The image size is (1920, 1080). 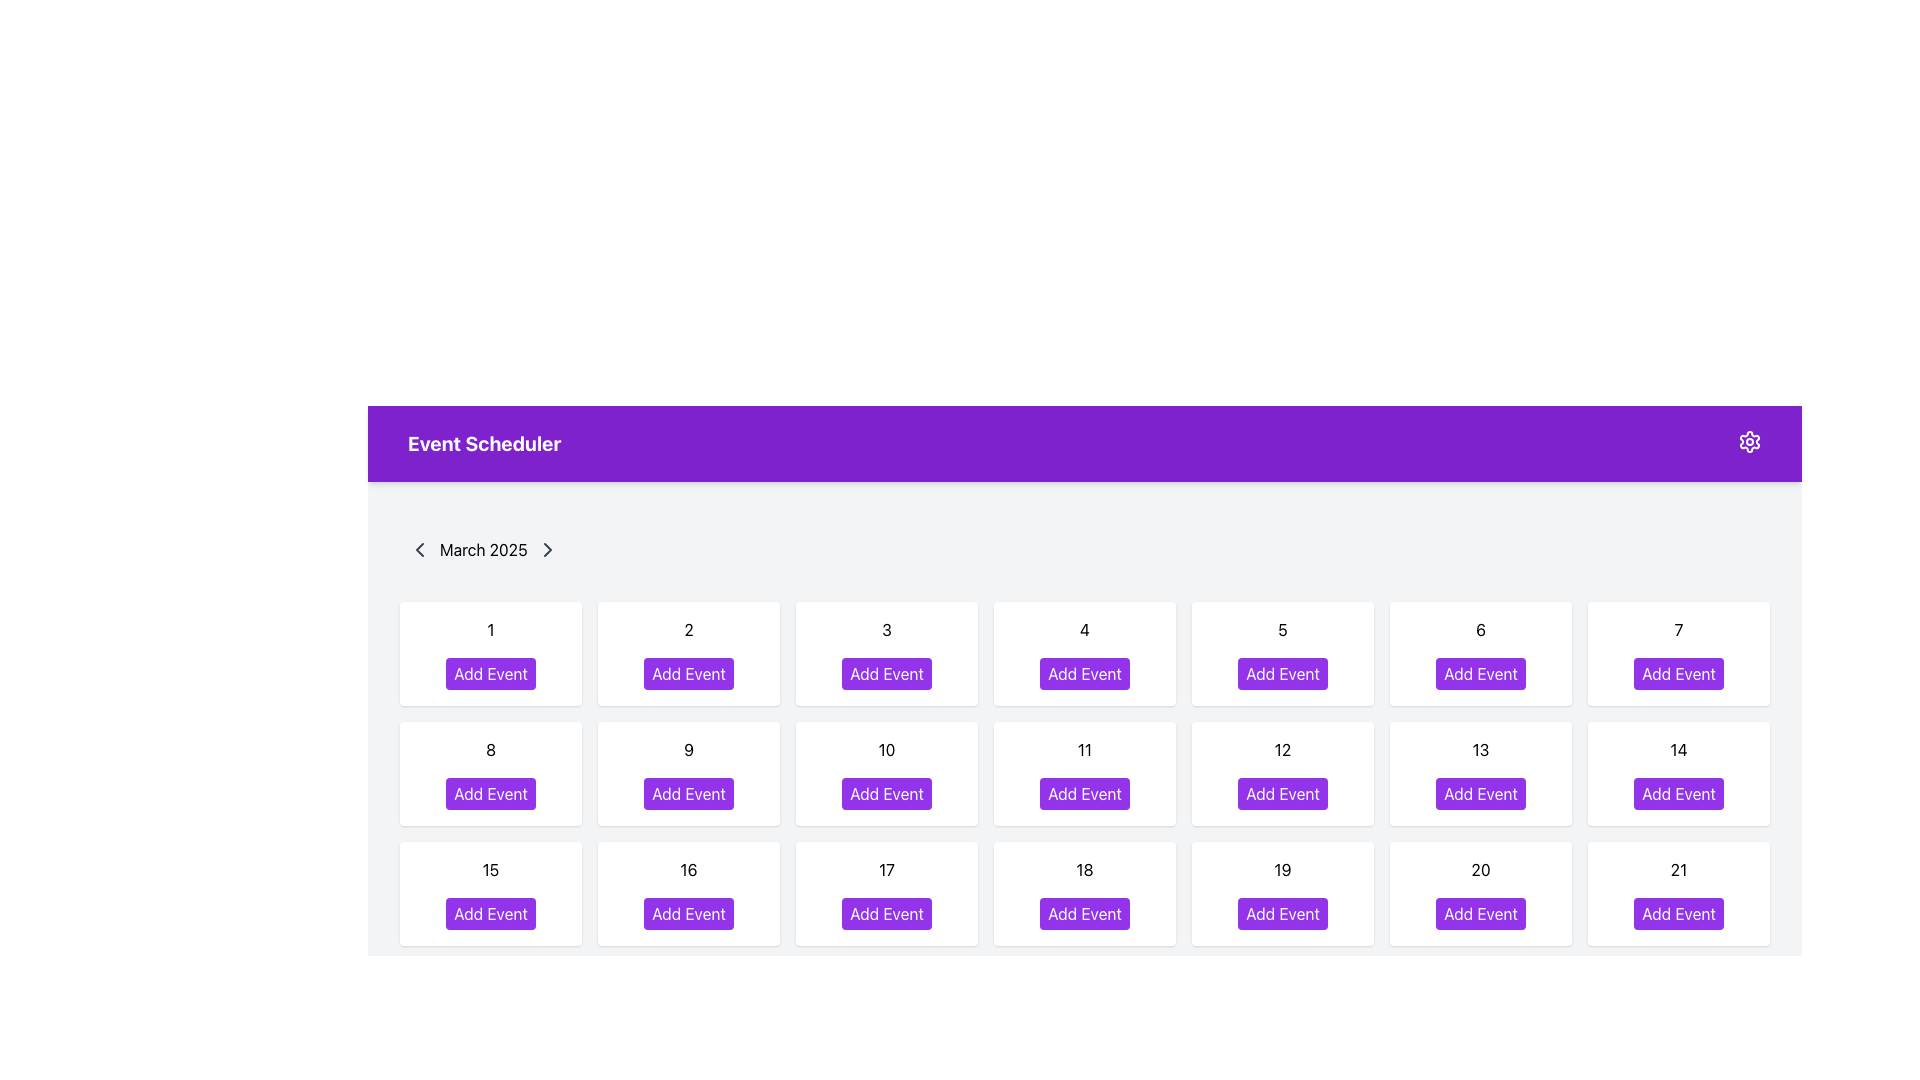 I want to click on the bold text label 'Event Scheduler' located in the top-left portion of the purple header bar, so click(x=484, y=442).